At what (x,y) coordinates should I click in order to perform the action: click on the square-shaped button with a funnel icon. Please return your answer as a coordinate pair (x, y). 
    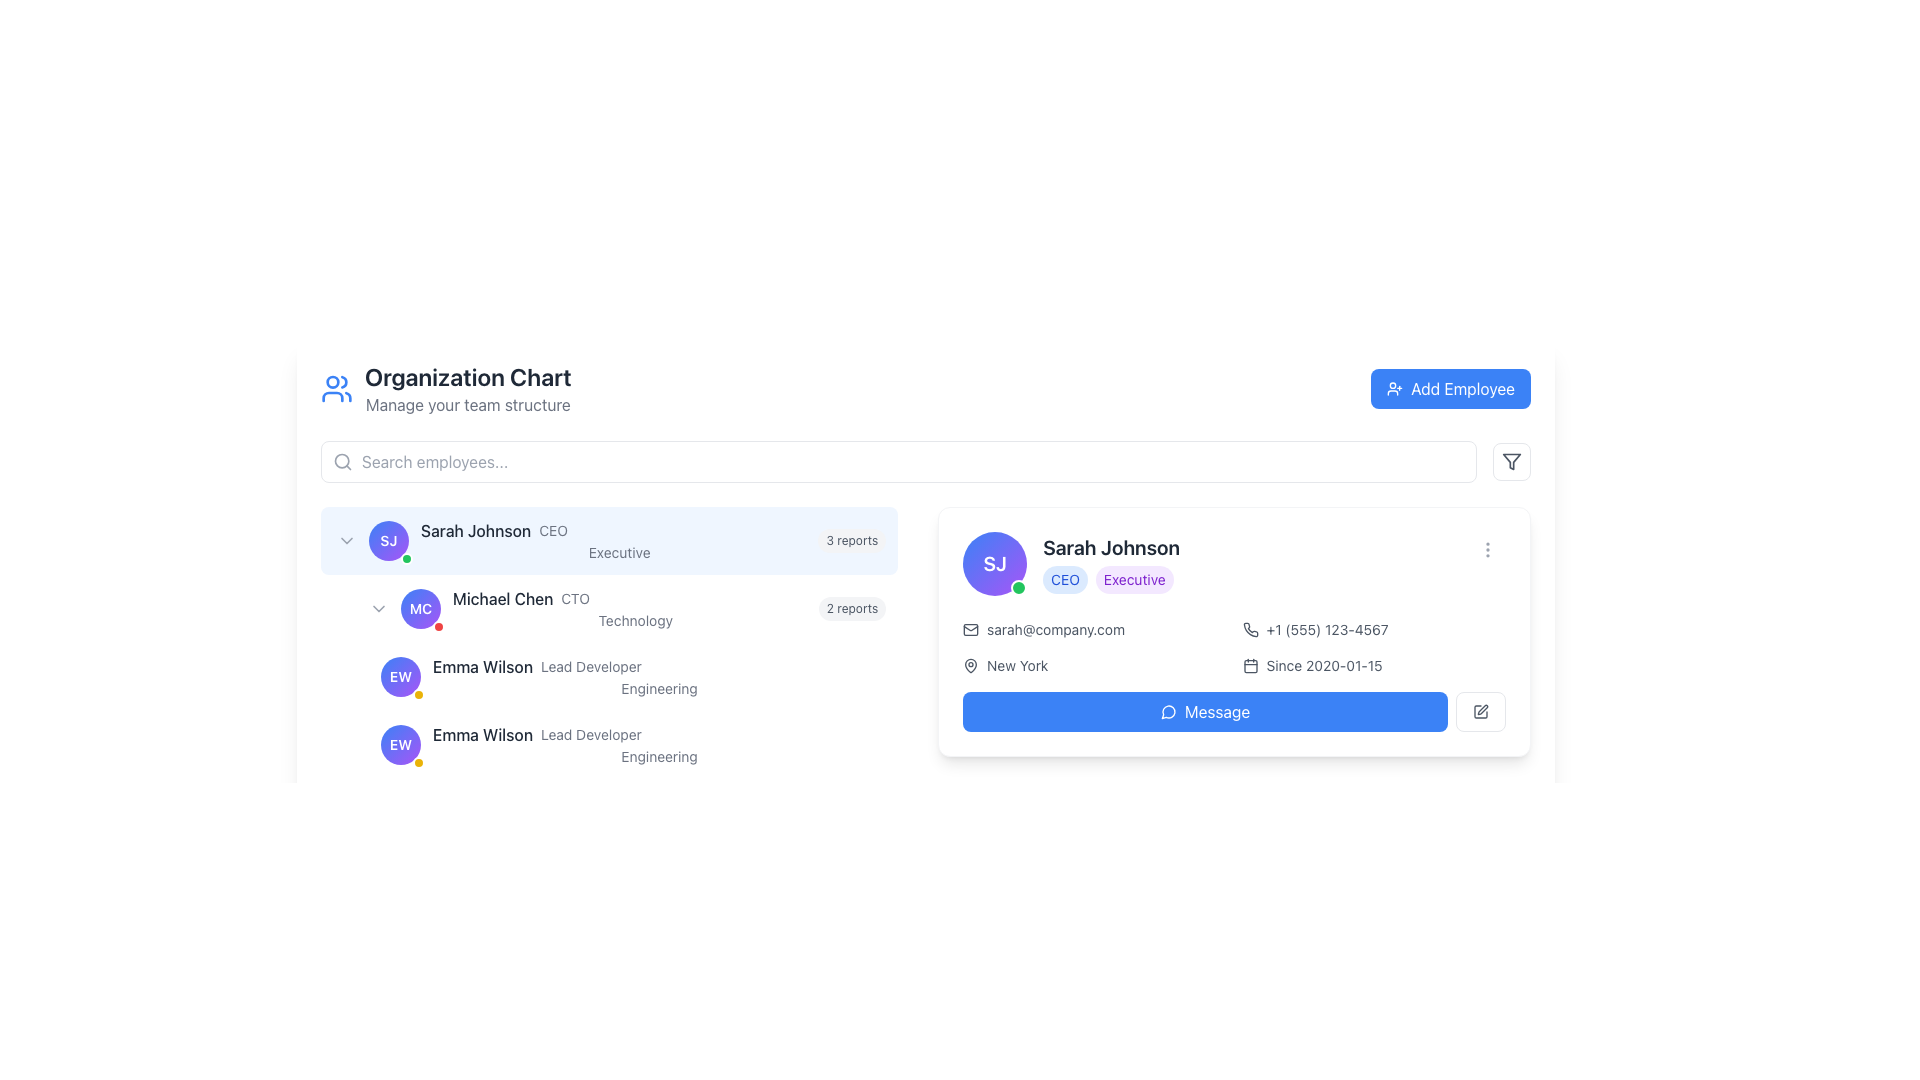
    Looking at the image, I should click on (1512, 462).